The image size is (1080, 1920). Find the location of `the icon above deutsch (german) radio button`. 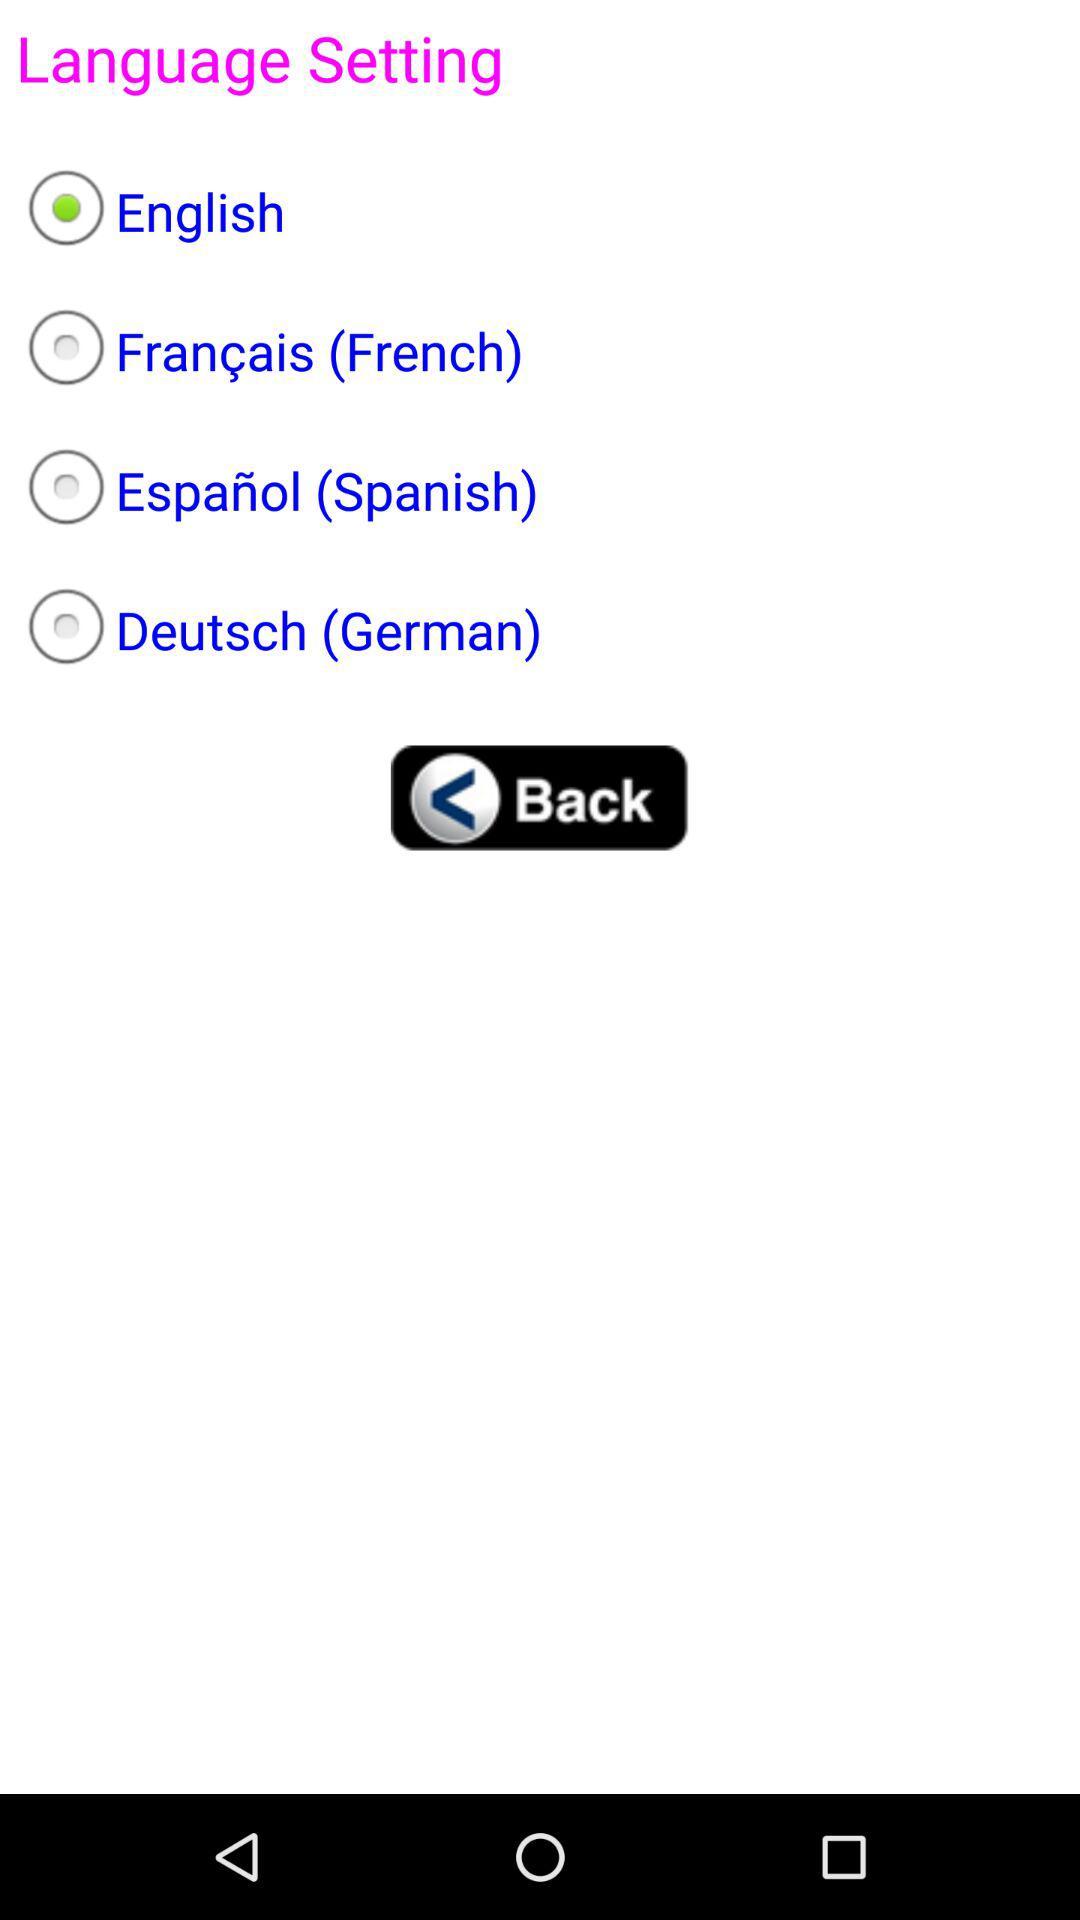

the icon above deutsch (german) radio button is located at coordinates (540, 490).